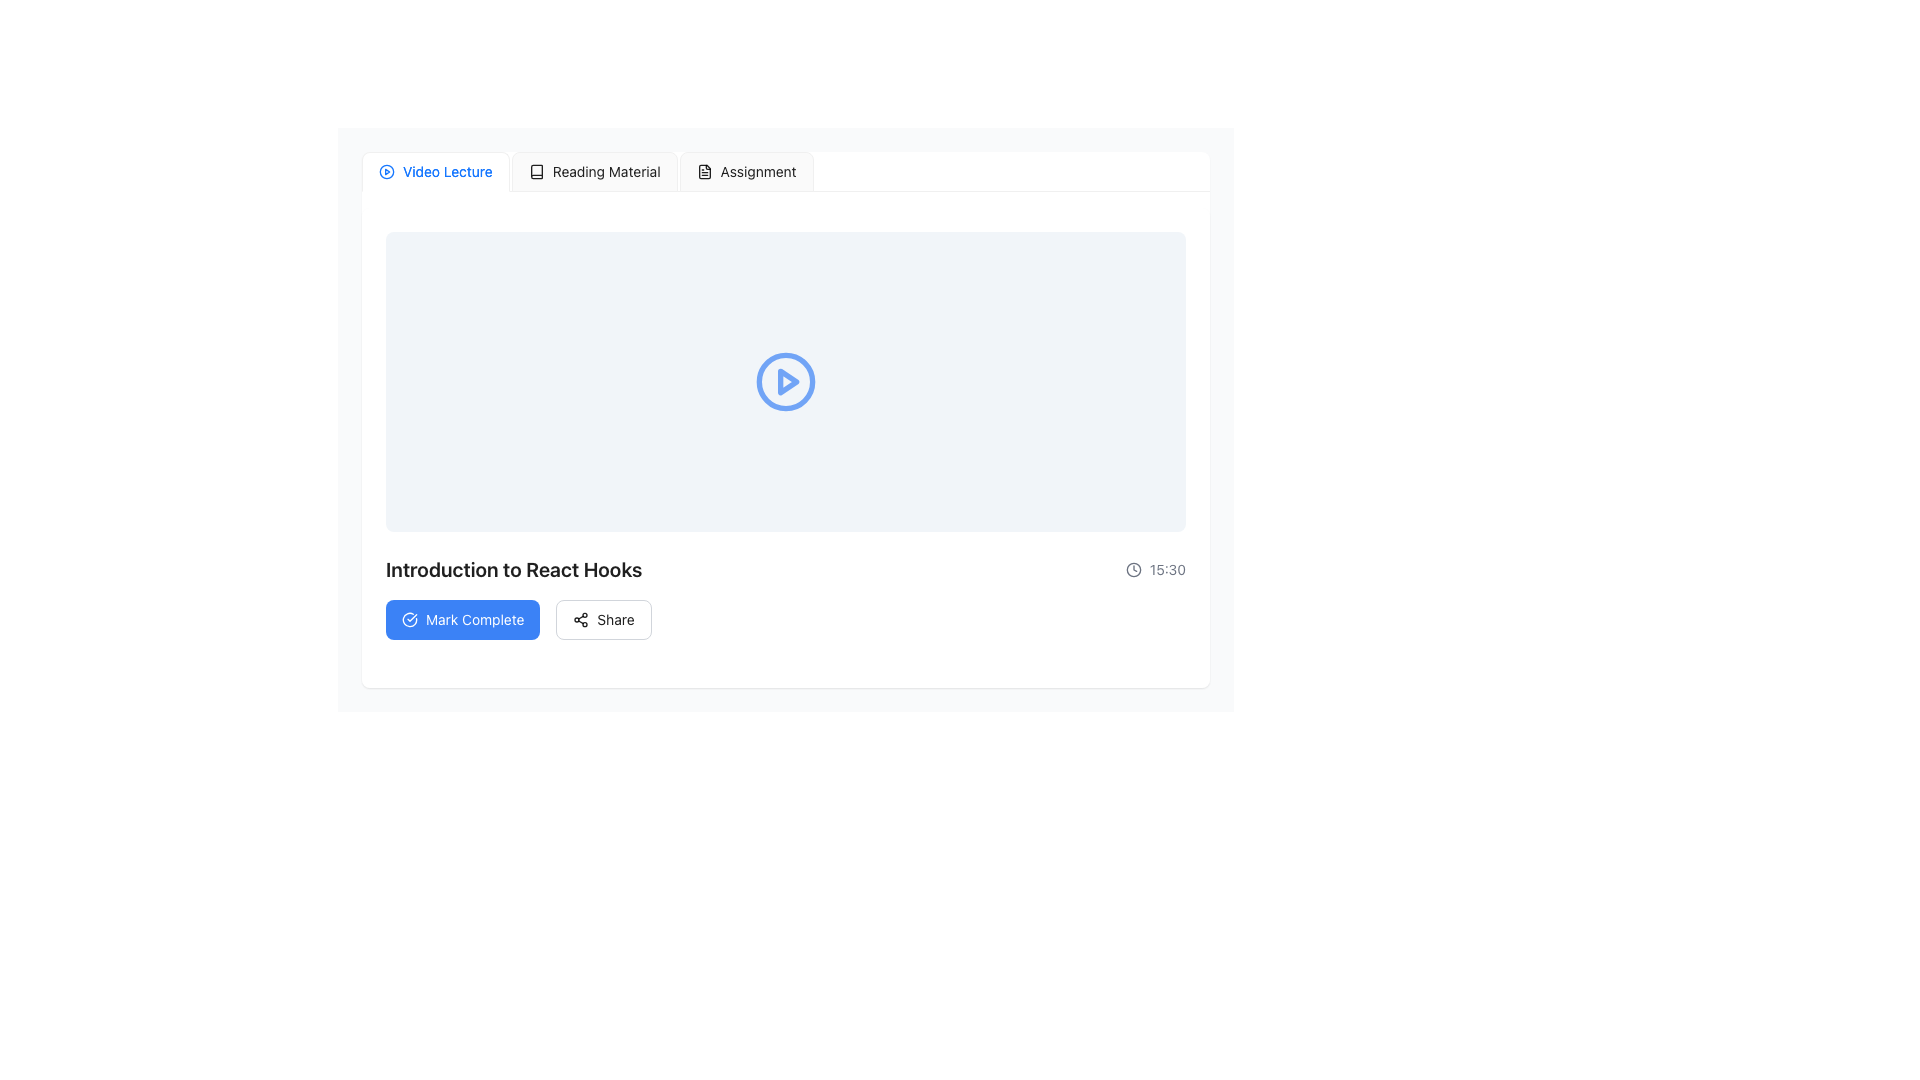  What do you see at coordinates (387, 171) in the screenshot?
I see `the outermost circular boundary of the play button located at the center of the video thumbnail area` at bounding box center [387, 171].